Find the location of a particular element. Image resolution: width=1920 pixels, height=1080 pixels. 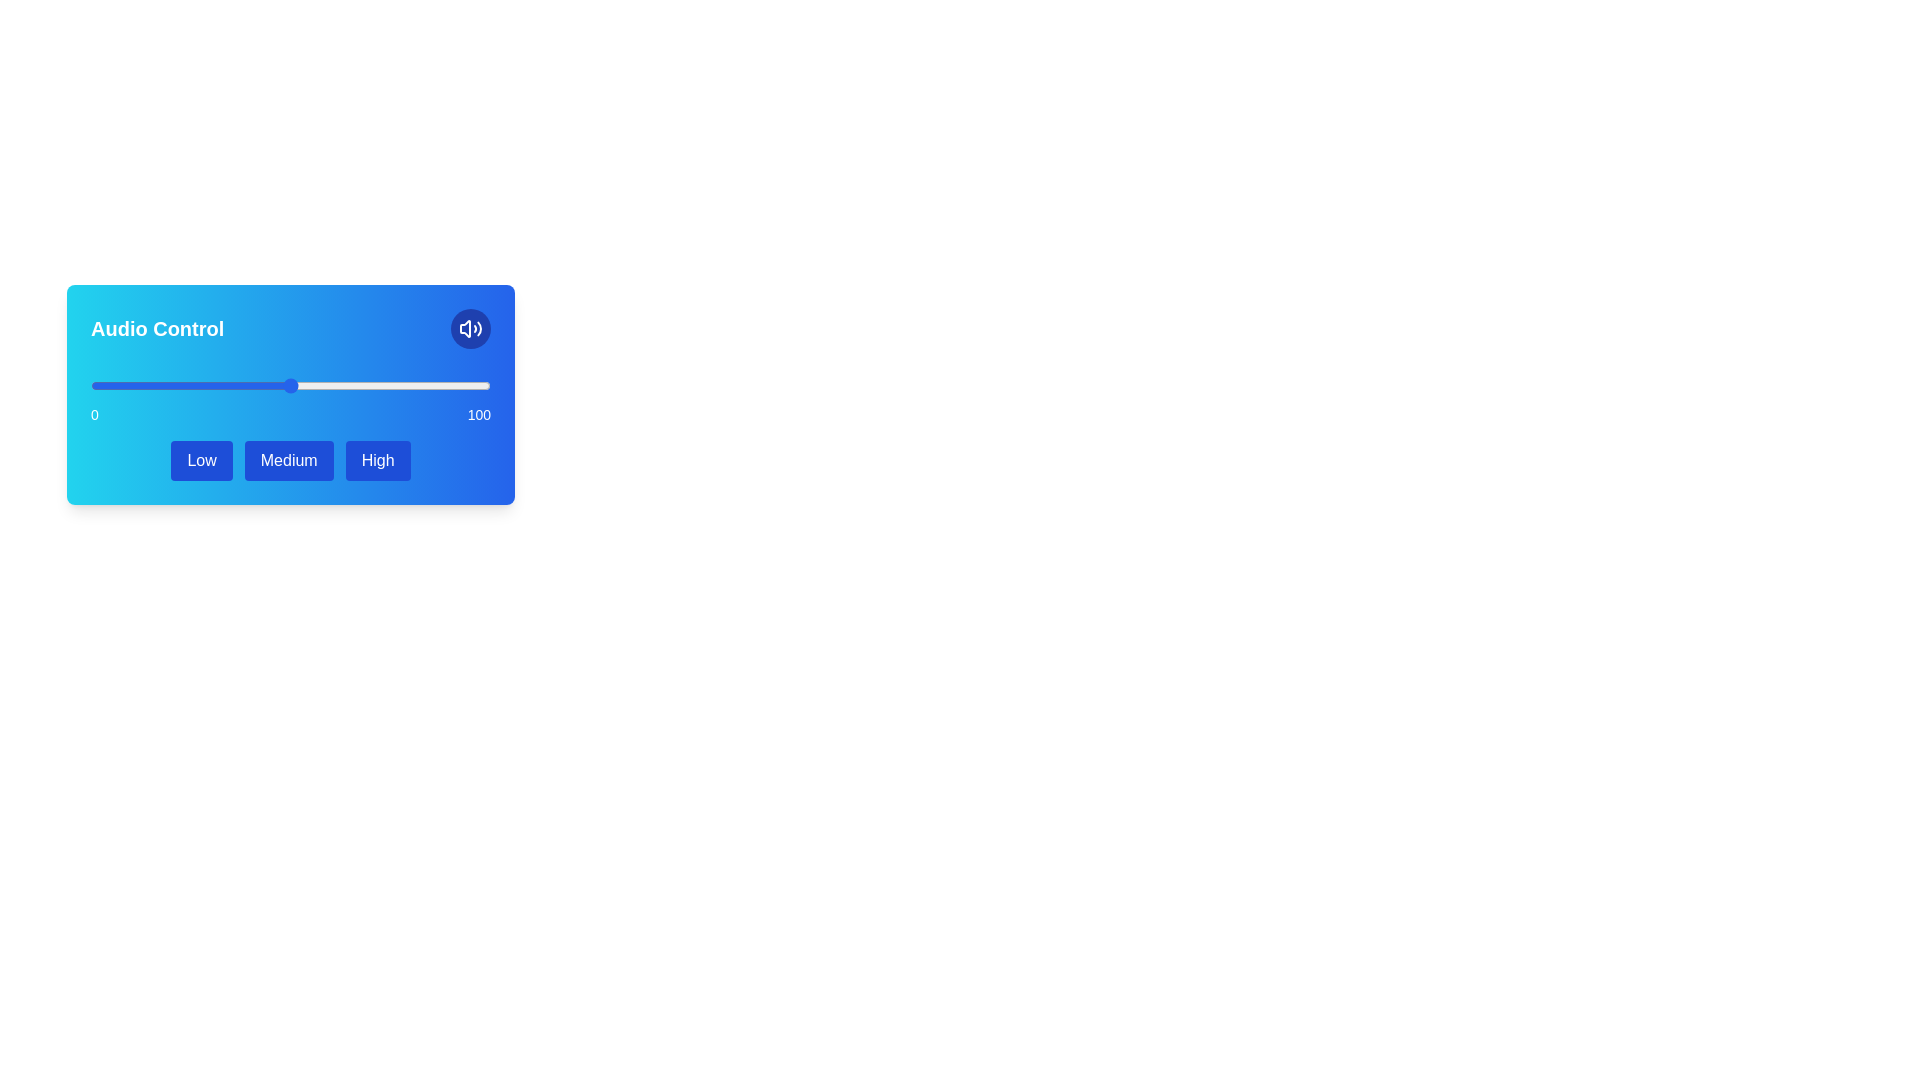

the slider value is located at coordinates (286, 385).